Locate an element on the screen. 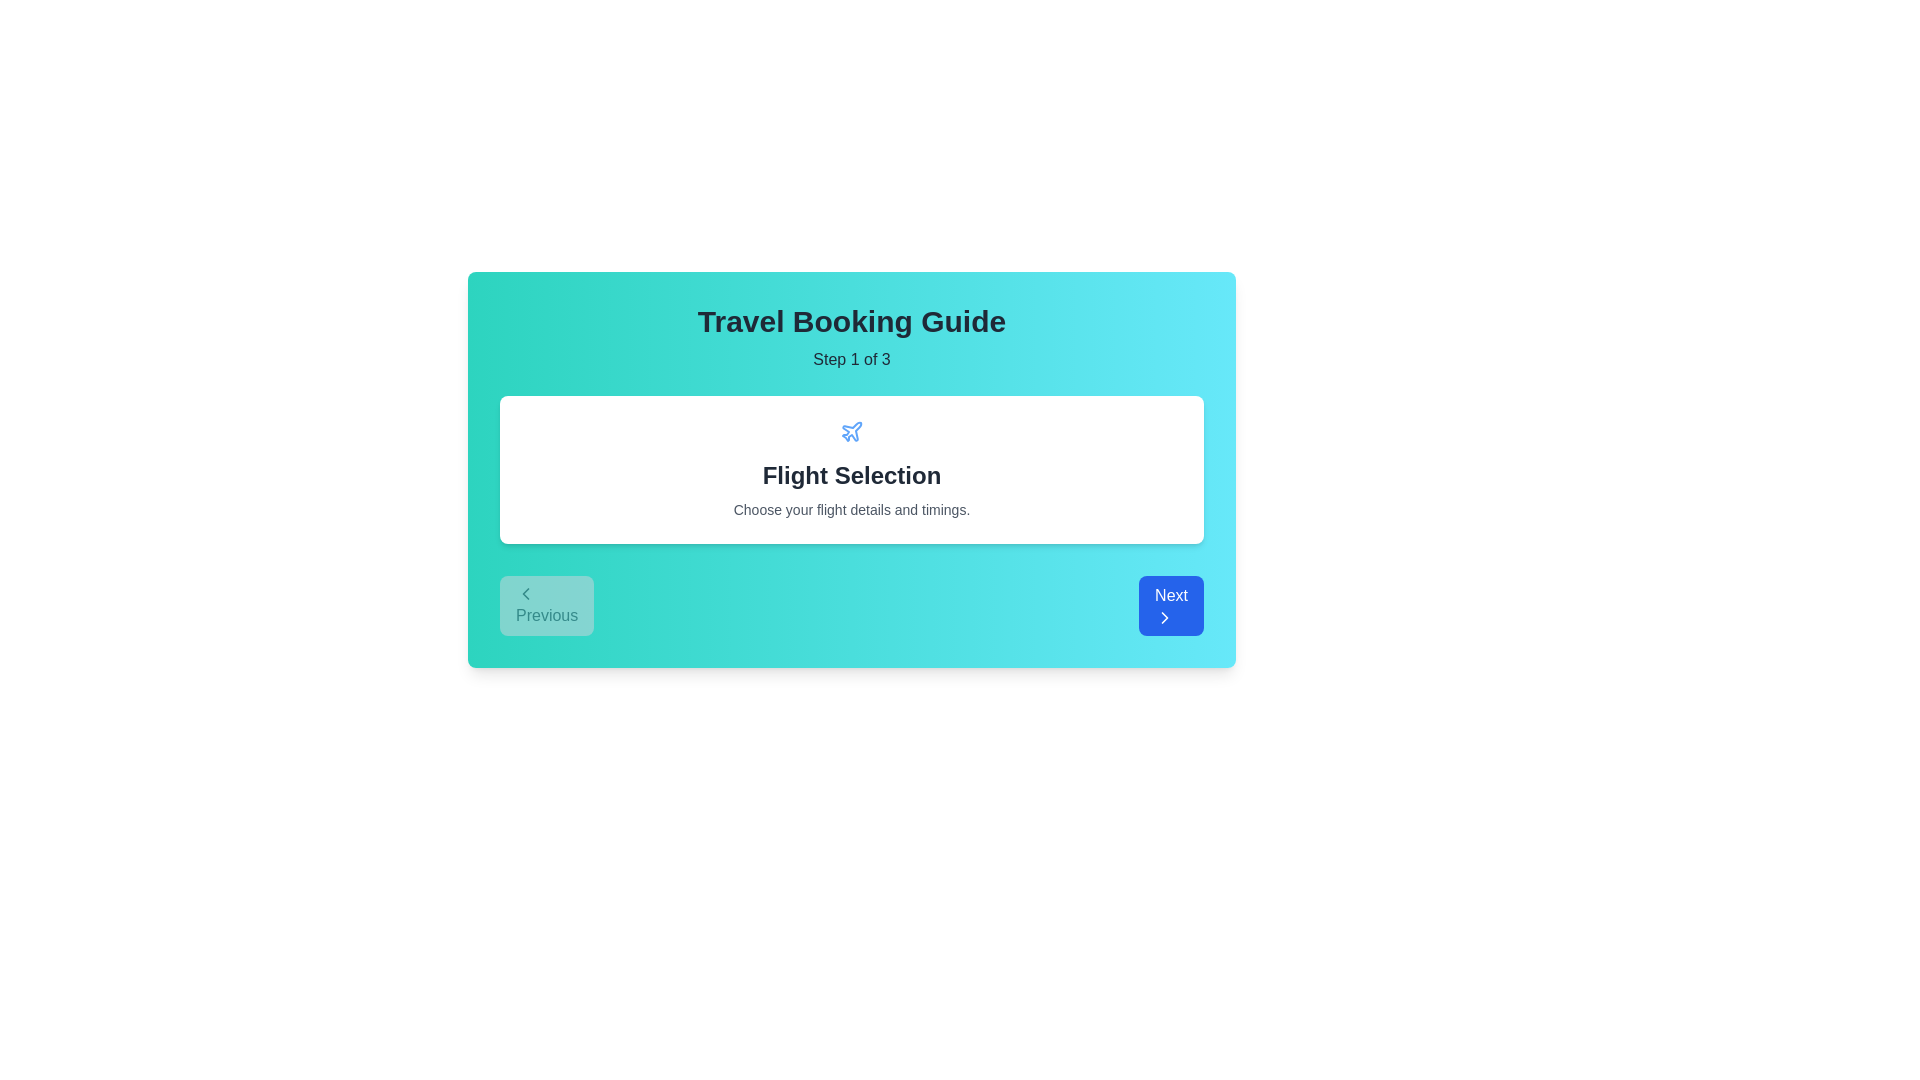 The width and height of the screenshot is (1920, 1080). the 'Travel Booking Guide' informational text header, which features a large and bold font followed by a smaller text 'Step 1 of 3' is located at coordinates (851, 337).